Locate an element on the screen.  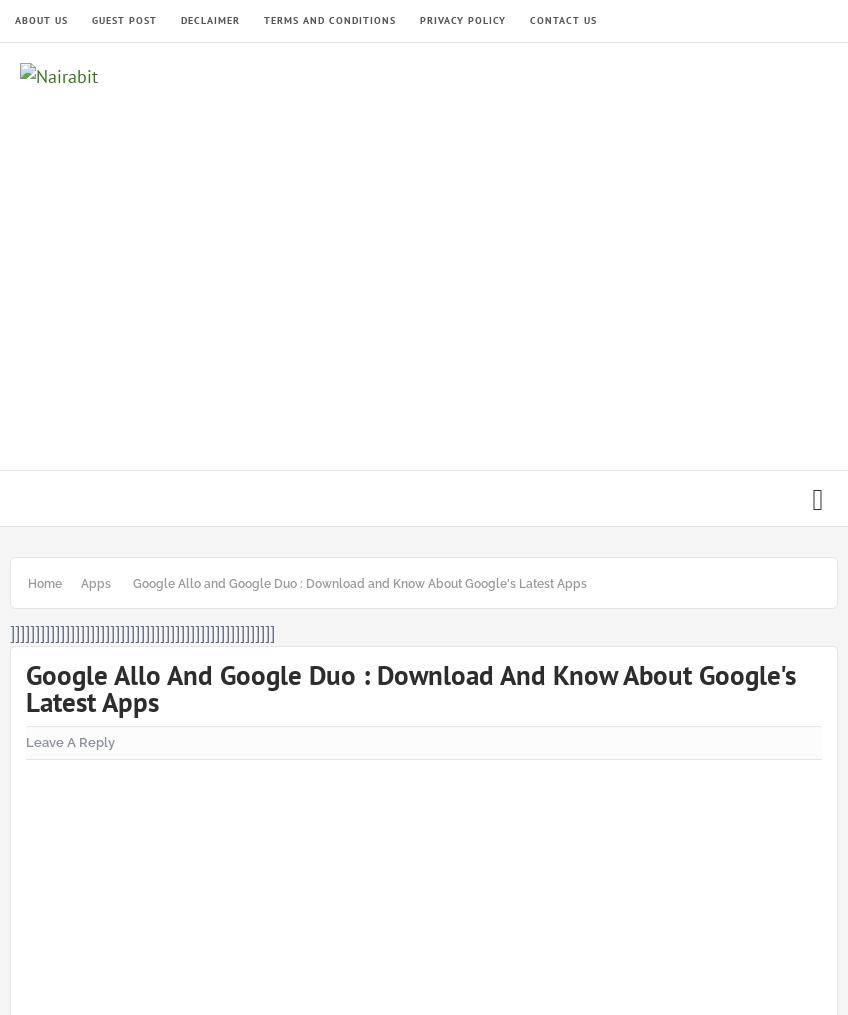
'Leave a Reply' is located at coordinates (70, 740).